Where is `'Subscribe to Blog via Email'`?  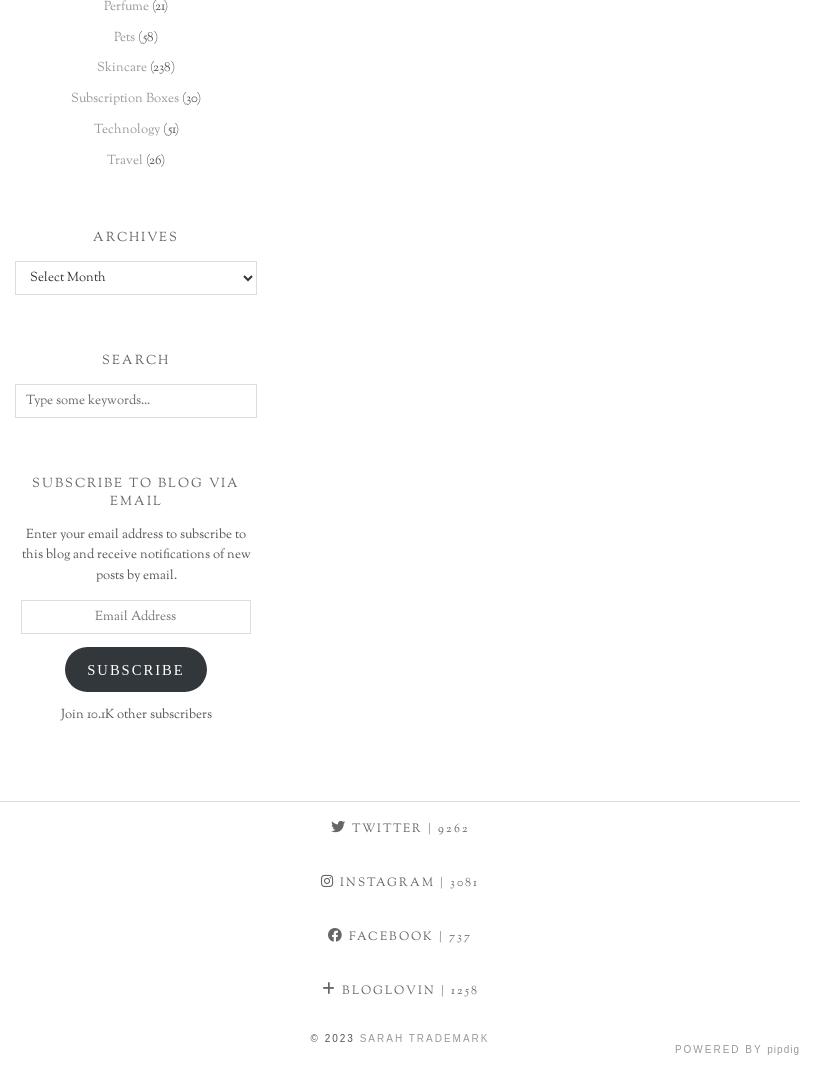 'Subscribe to Blog via Email' is located at coordinates (135, 490).